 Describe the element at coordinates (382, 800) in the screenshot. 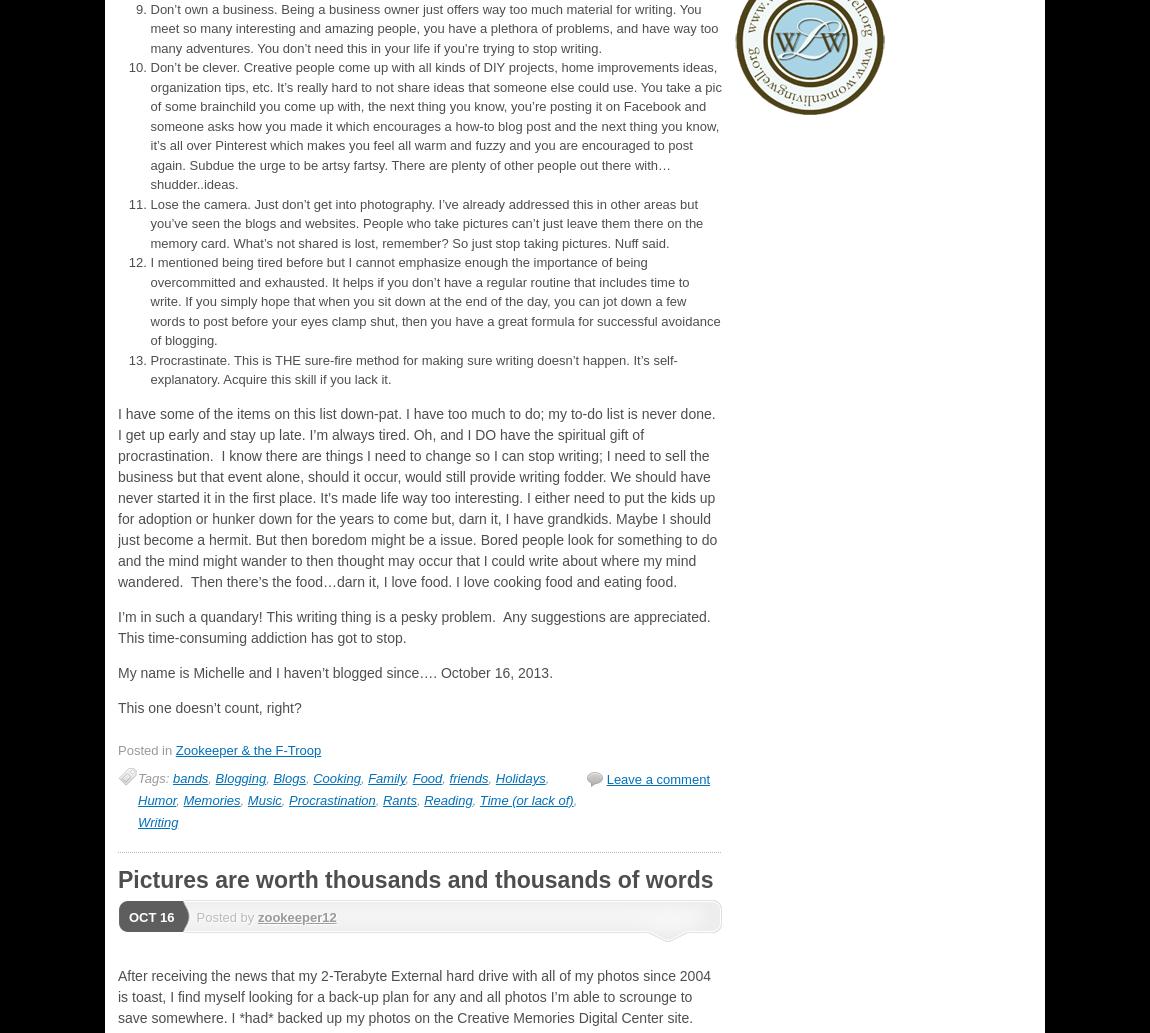

I see `'Rants'` at that location.